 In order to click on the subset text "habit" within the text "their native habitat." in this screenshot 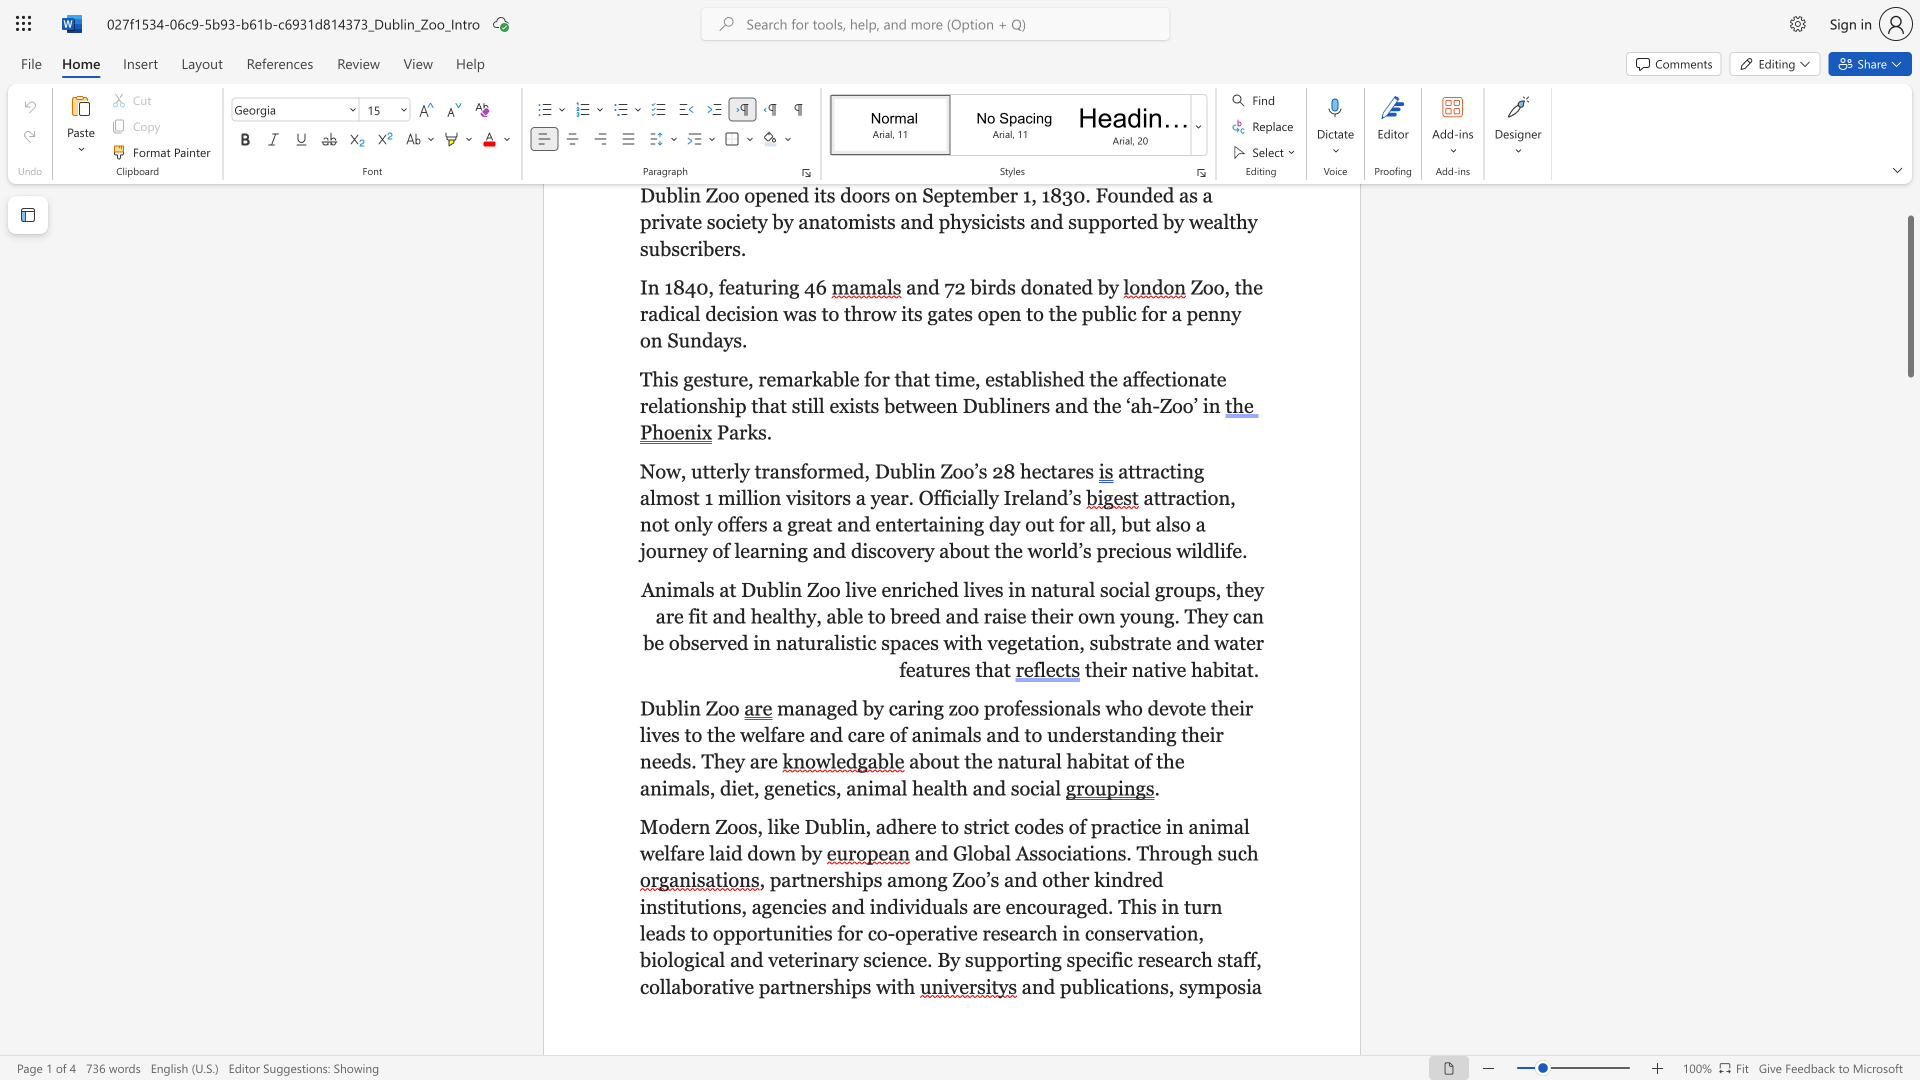, I will do `click(1191, 669)`.